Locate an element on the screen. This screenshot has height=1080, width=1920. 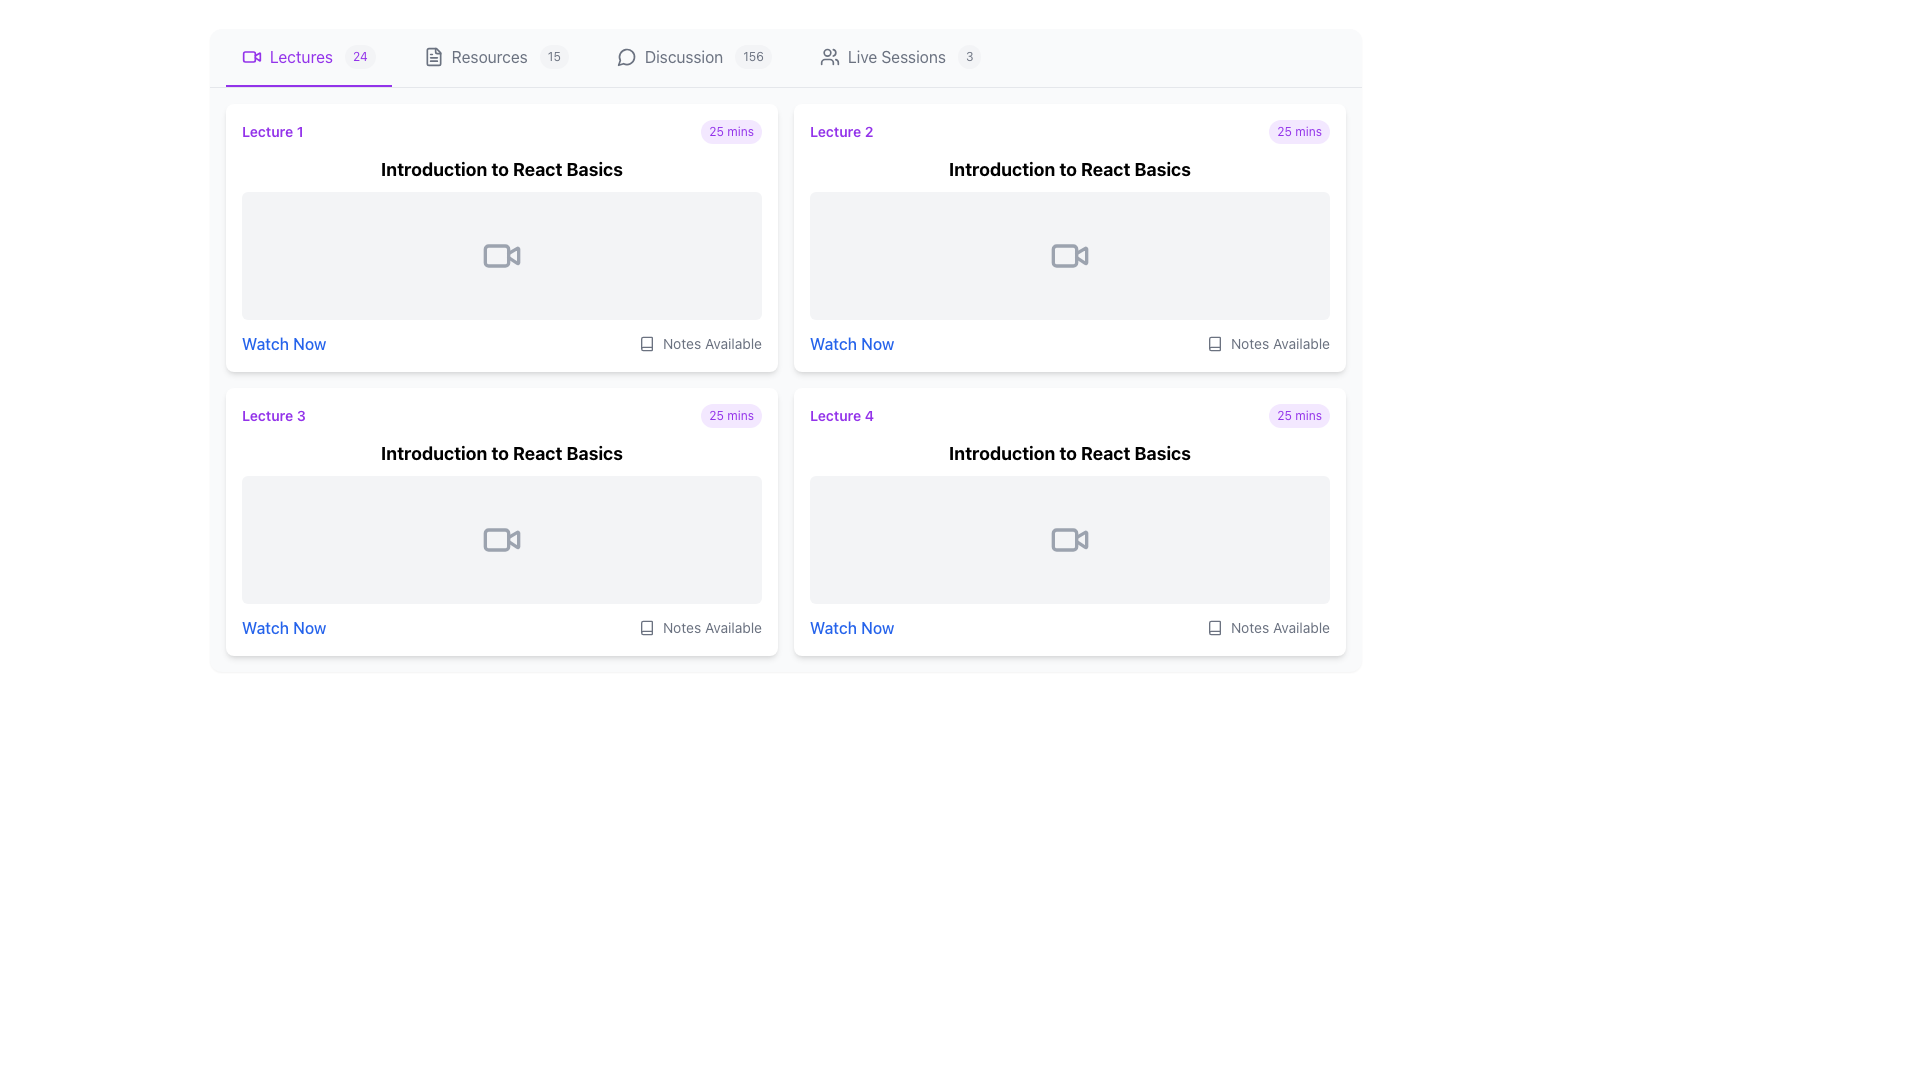
the speech bubble icon in the 'Discussion' section of the navigation bar, located to the left of the label 'Discussion' and above the numerical indicator '156' is located at coordinates (625, 56).